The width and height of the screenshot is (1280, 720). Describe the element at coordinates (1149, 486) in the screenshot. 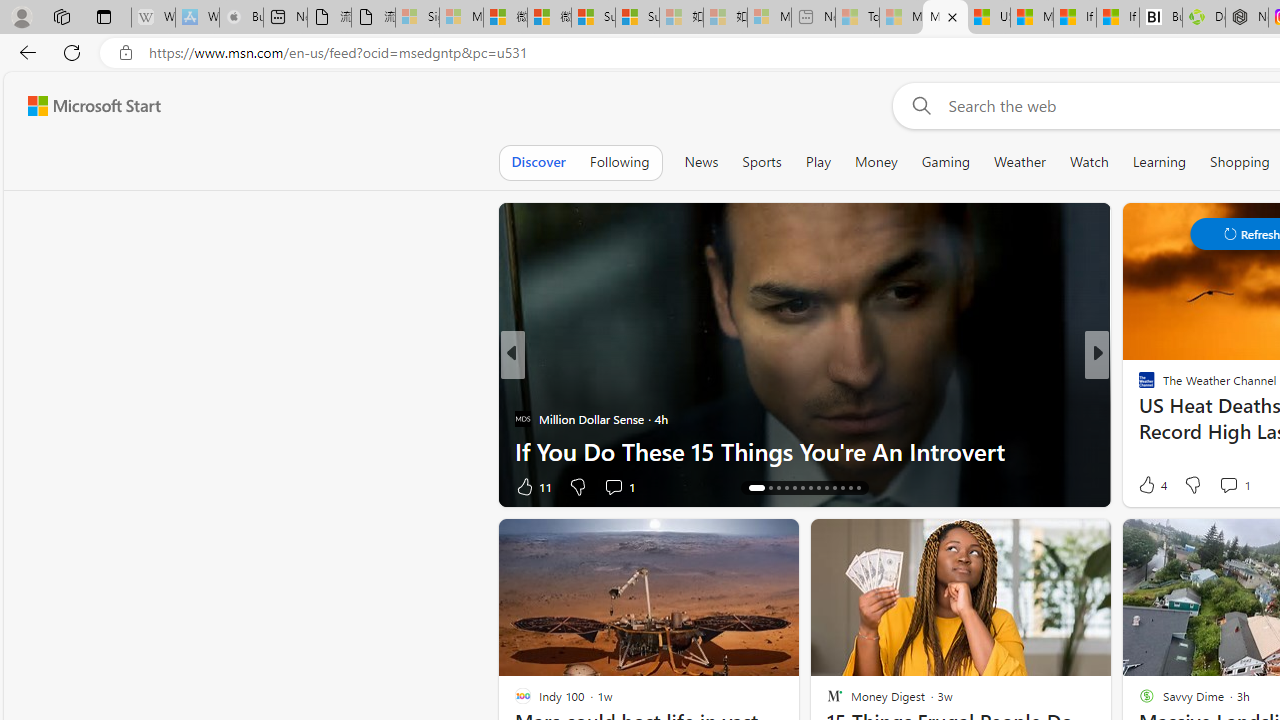

I see `'38 Like'` at that location.